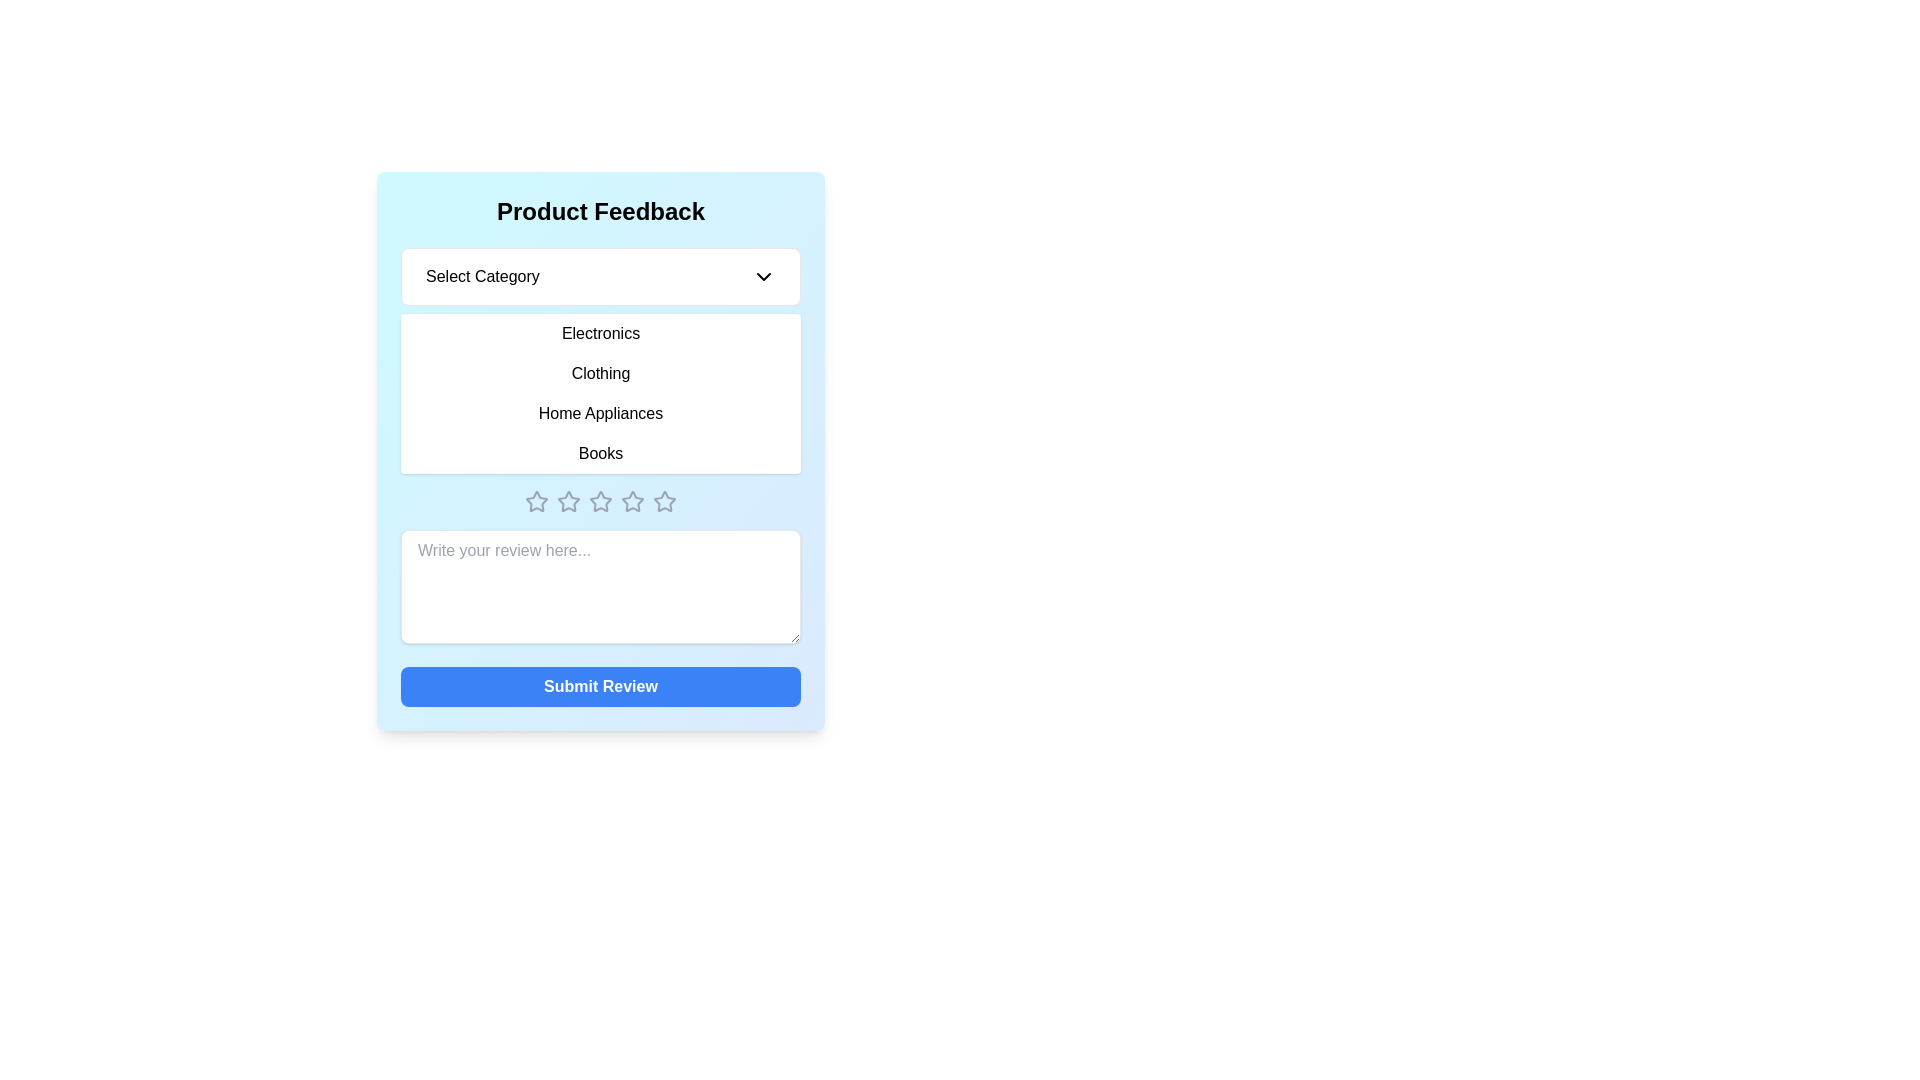  What do you see at coordinates (537, 500) in the screenshot?
I see `the leftmost star icon` at bounding box center [537, 500].